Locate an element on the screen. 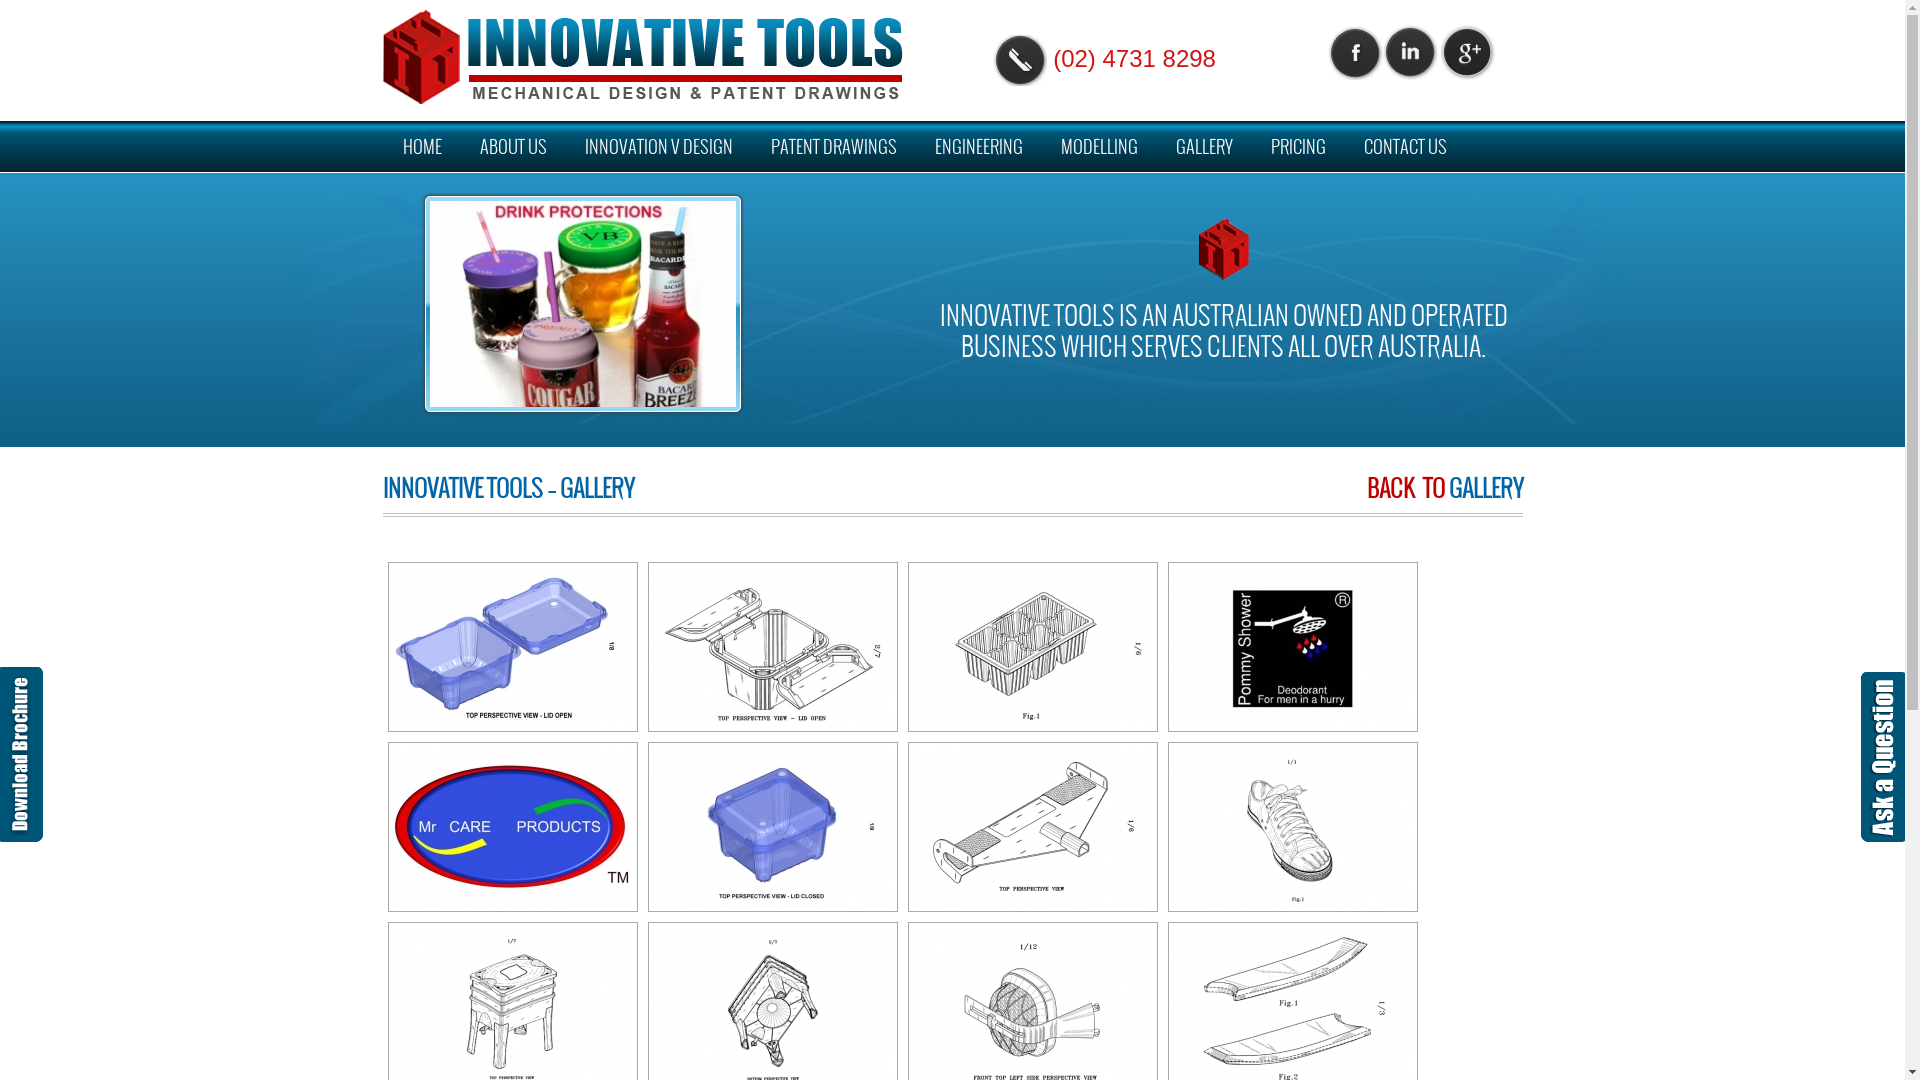 The width and height of the screenshot is (1920, 1080). 'BACK  TO  GALLERY' is located at coordinates (1444, 488).